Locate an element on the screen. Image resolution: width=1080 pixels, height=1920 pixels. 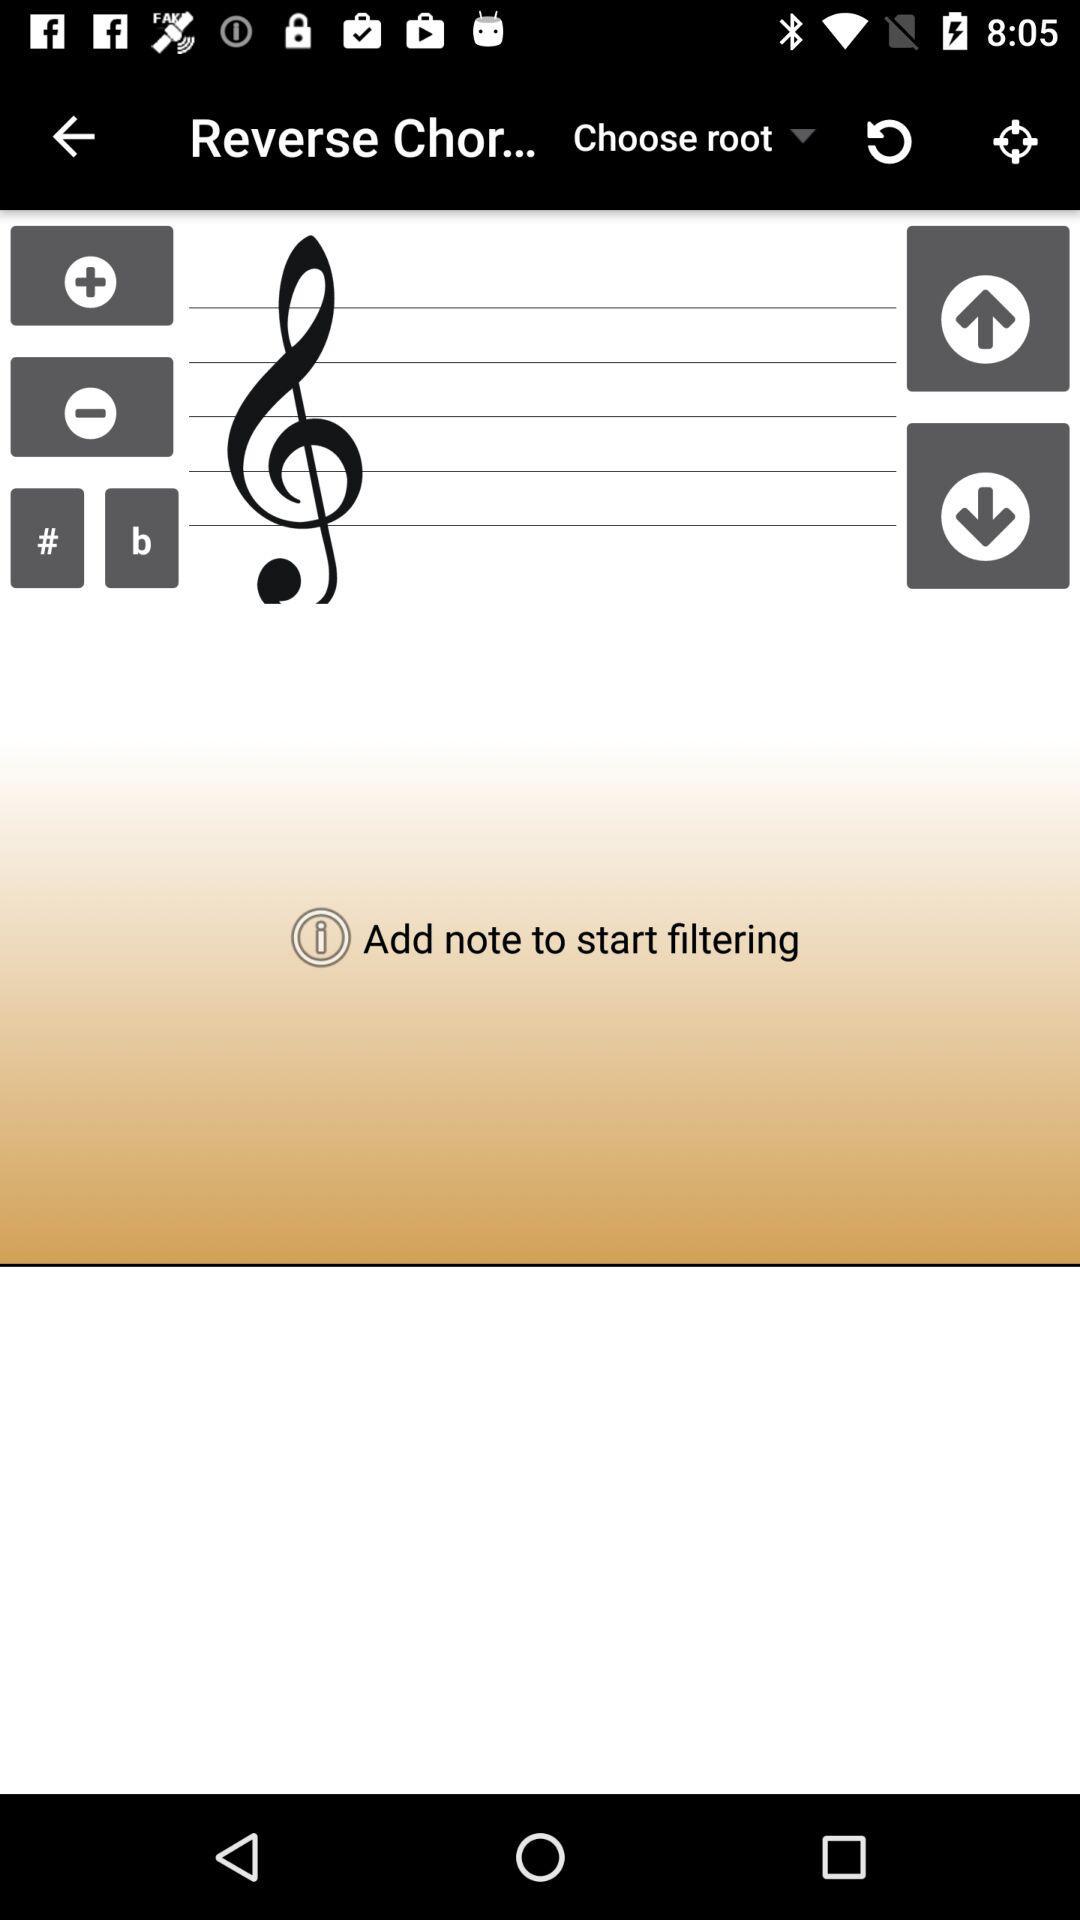
go up is located at coordinates (987, 307).